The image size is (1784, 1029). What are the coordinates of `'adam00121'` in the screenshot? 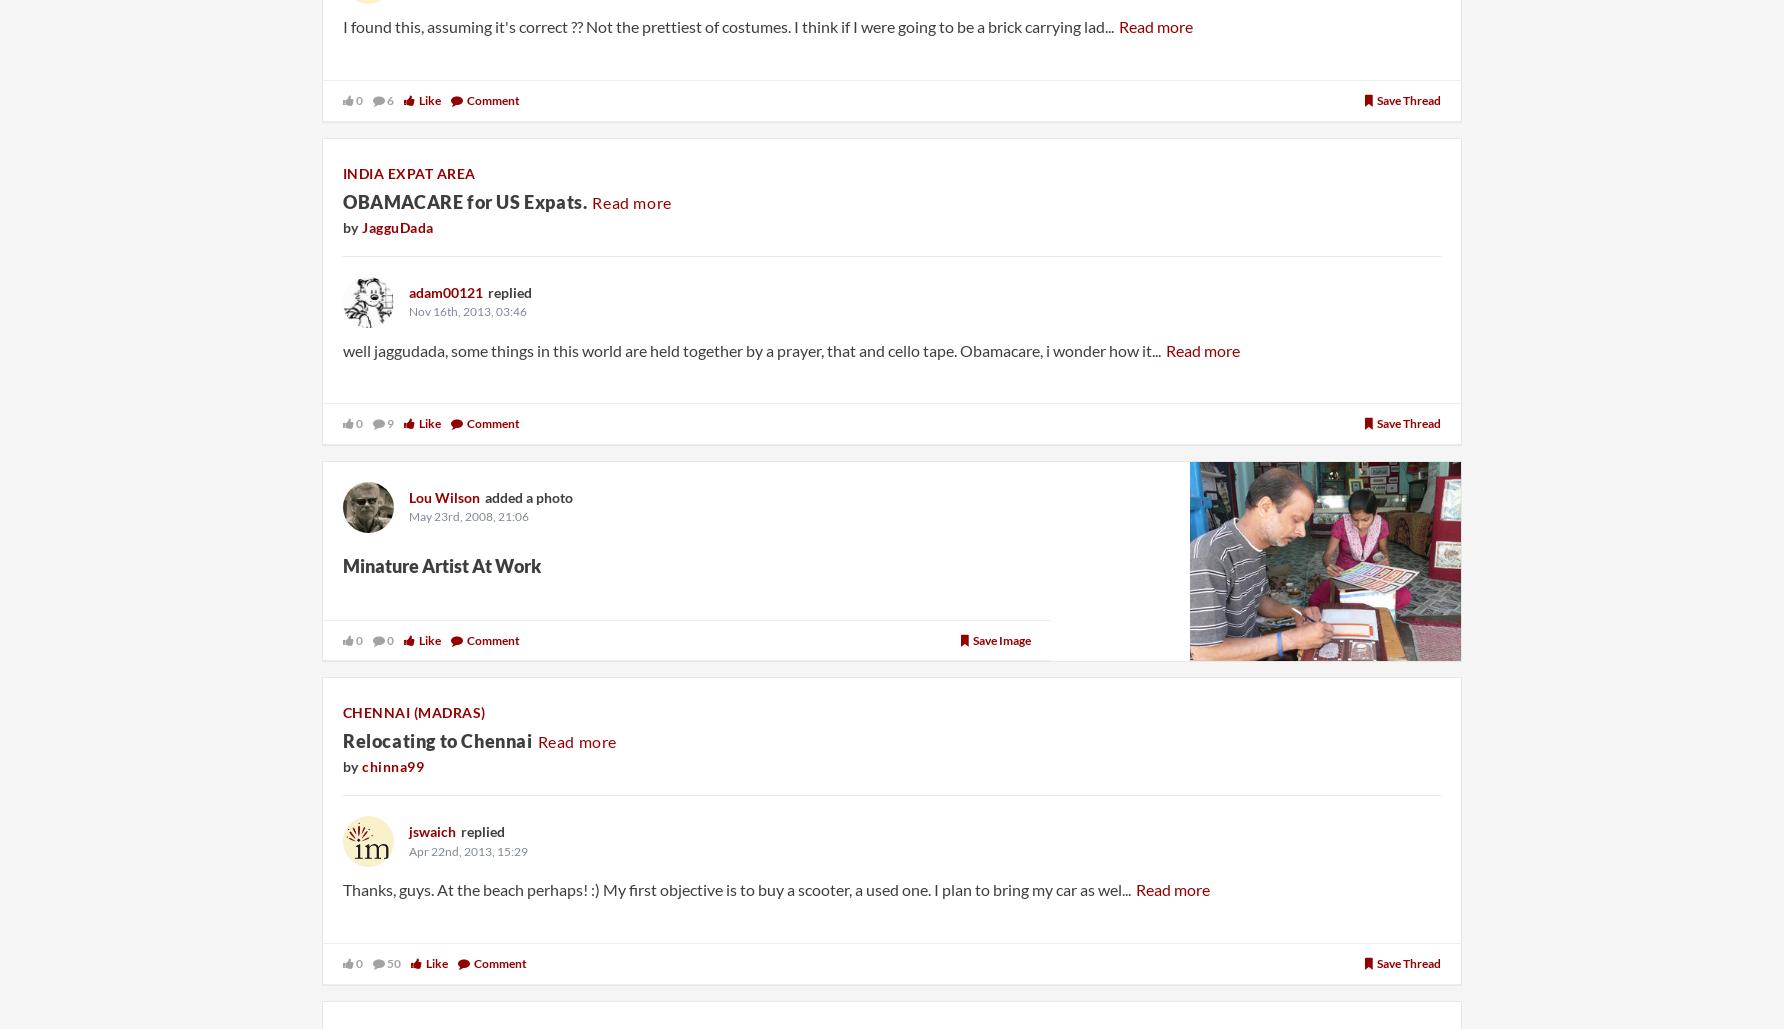 It's located at (446, 290).